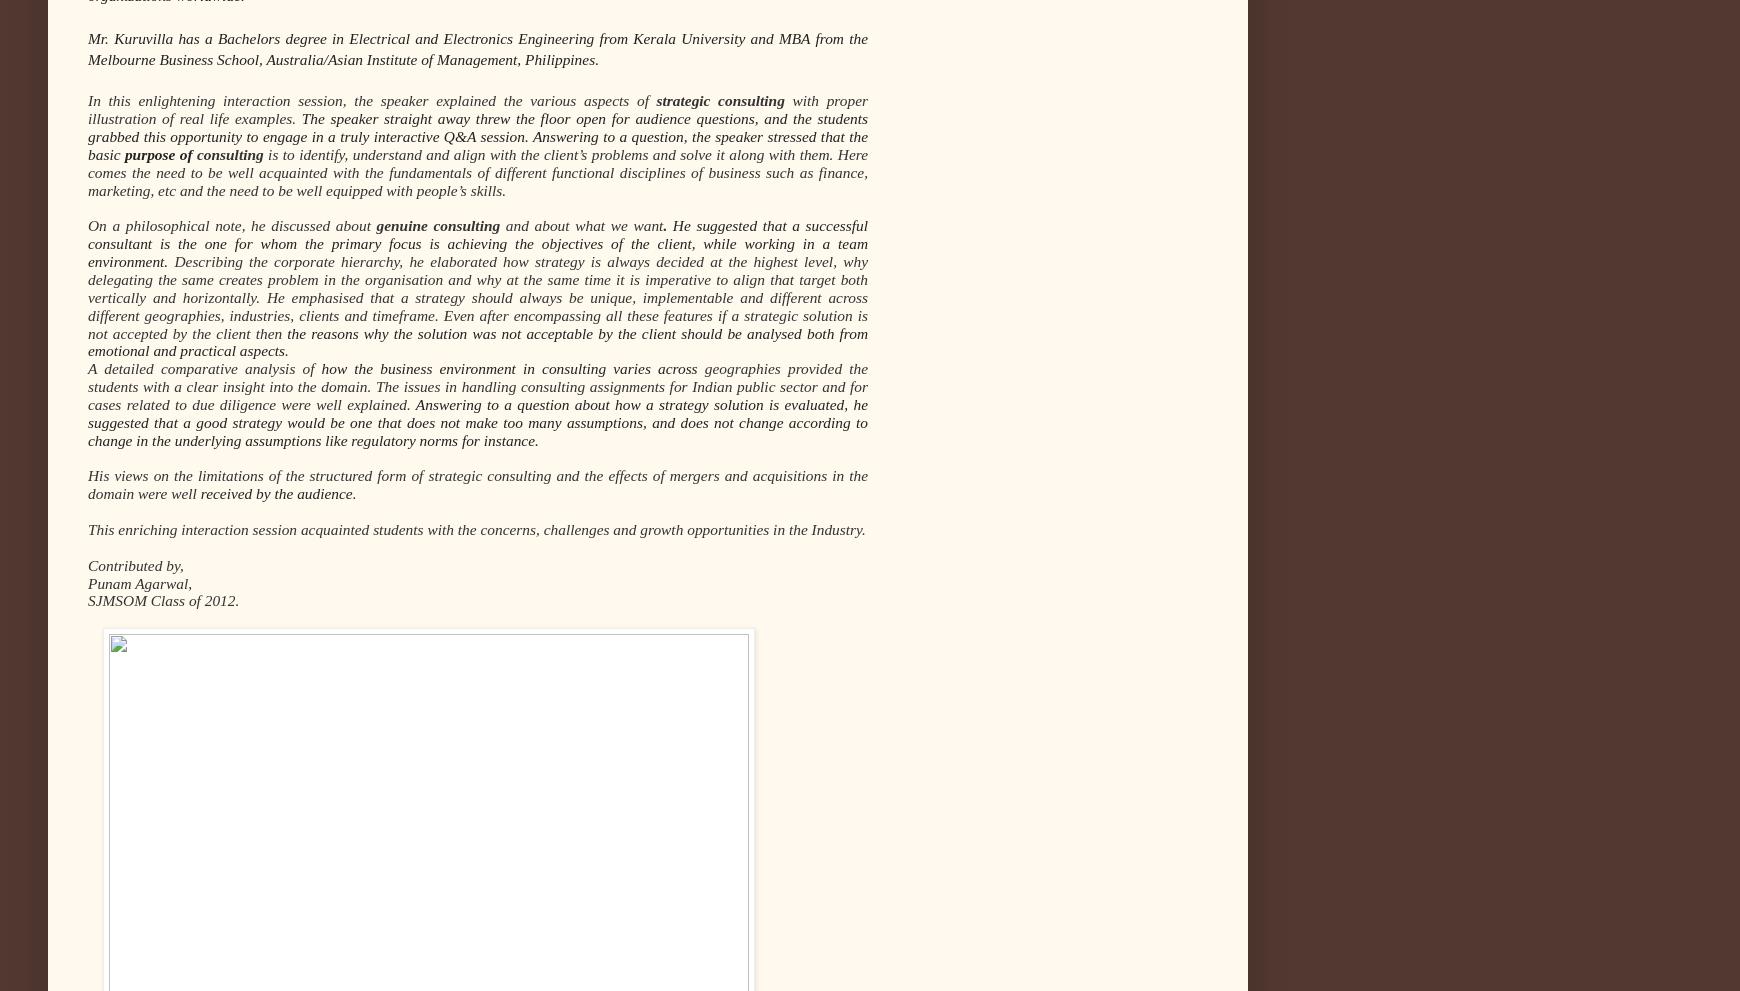 This screenshot has width=1740, height=991. Describe the element at coordinates (476, 296) in the screenshot. I see `'Describing the corporate hierarchy, he elaborated how strategy is always decided at the highest level, why delegating the same creates problem in the organisation and why at the same time it is imperative to align that target both vertically and horizontally. He emphasised that a strategy should always be unique, implementable and different across different geographies, industries, clients and timeframe. Even after encompassing all these features if a strategic solution is not accepted by the client then'` at that location.